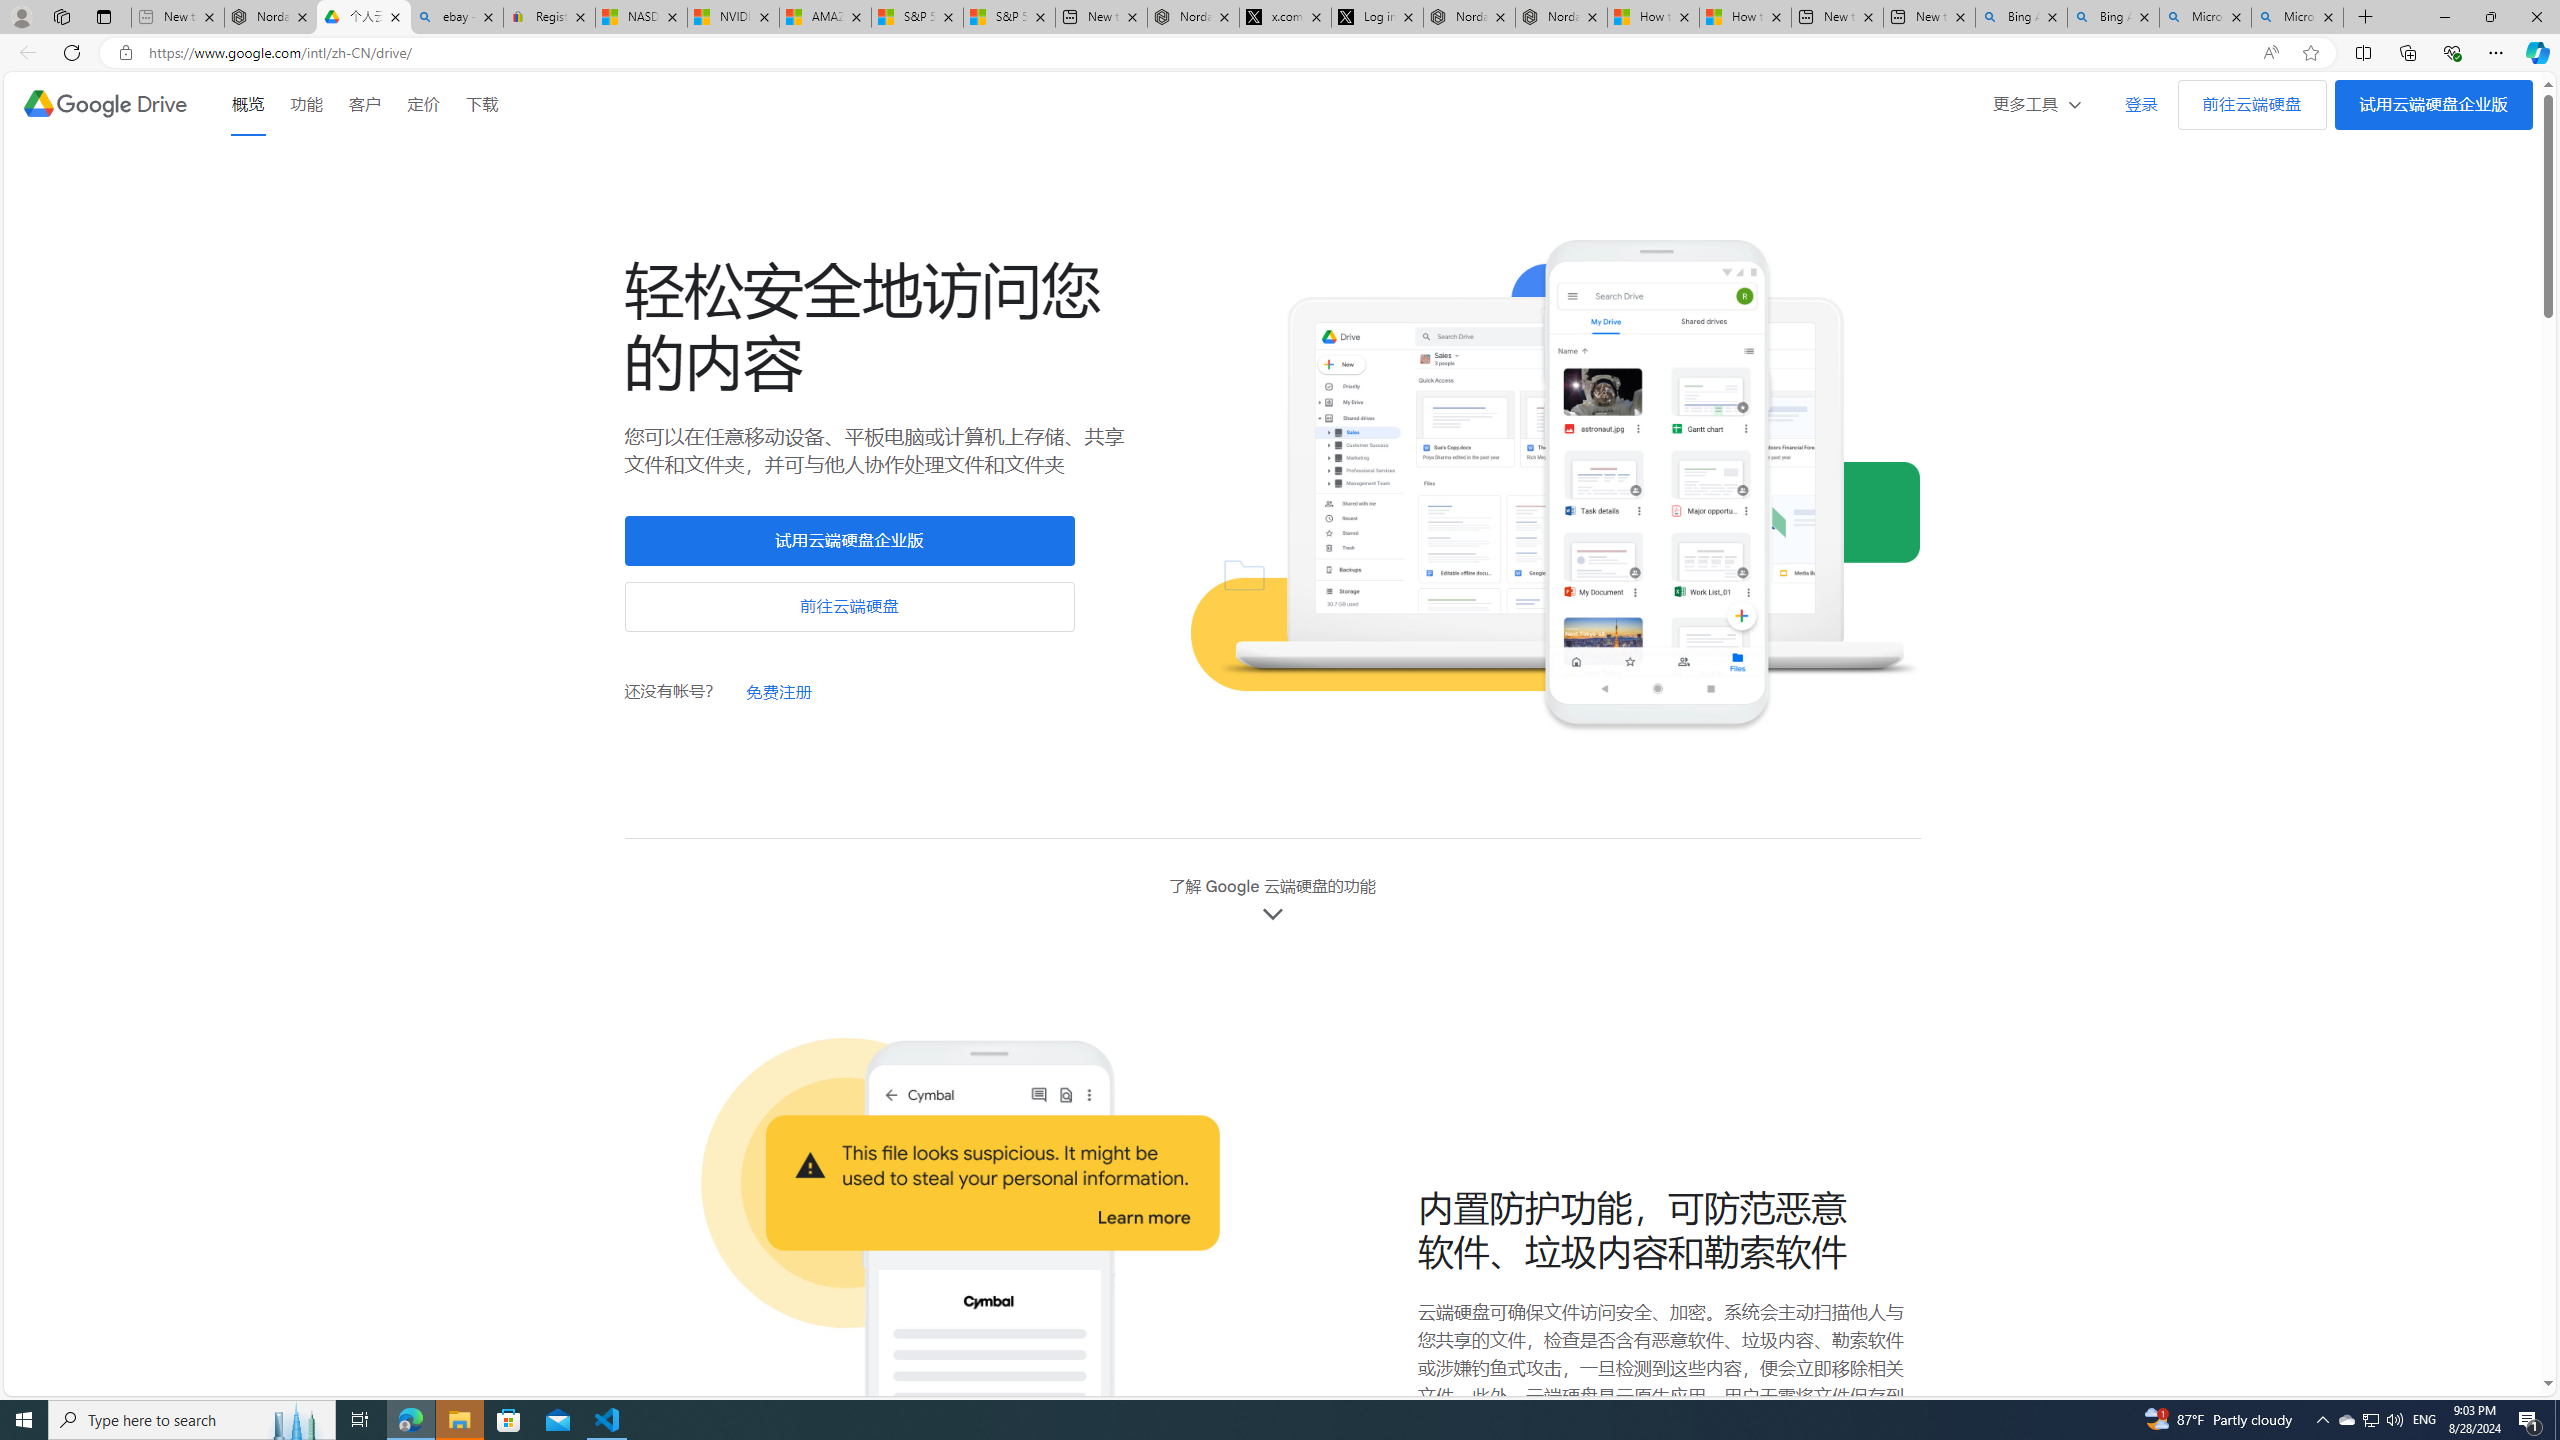 This screenshot has width=2560, height=1440. I want to click on 'Log in to X / X', so click(1377, 16).